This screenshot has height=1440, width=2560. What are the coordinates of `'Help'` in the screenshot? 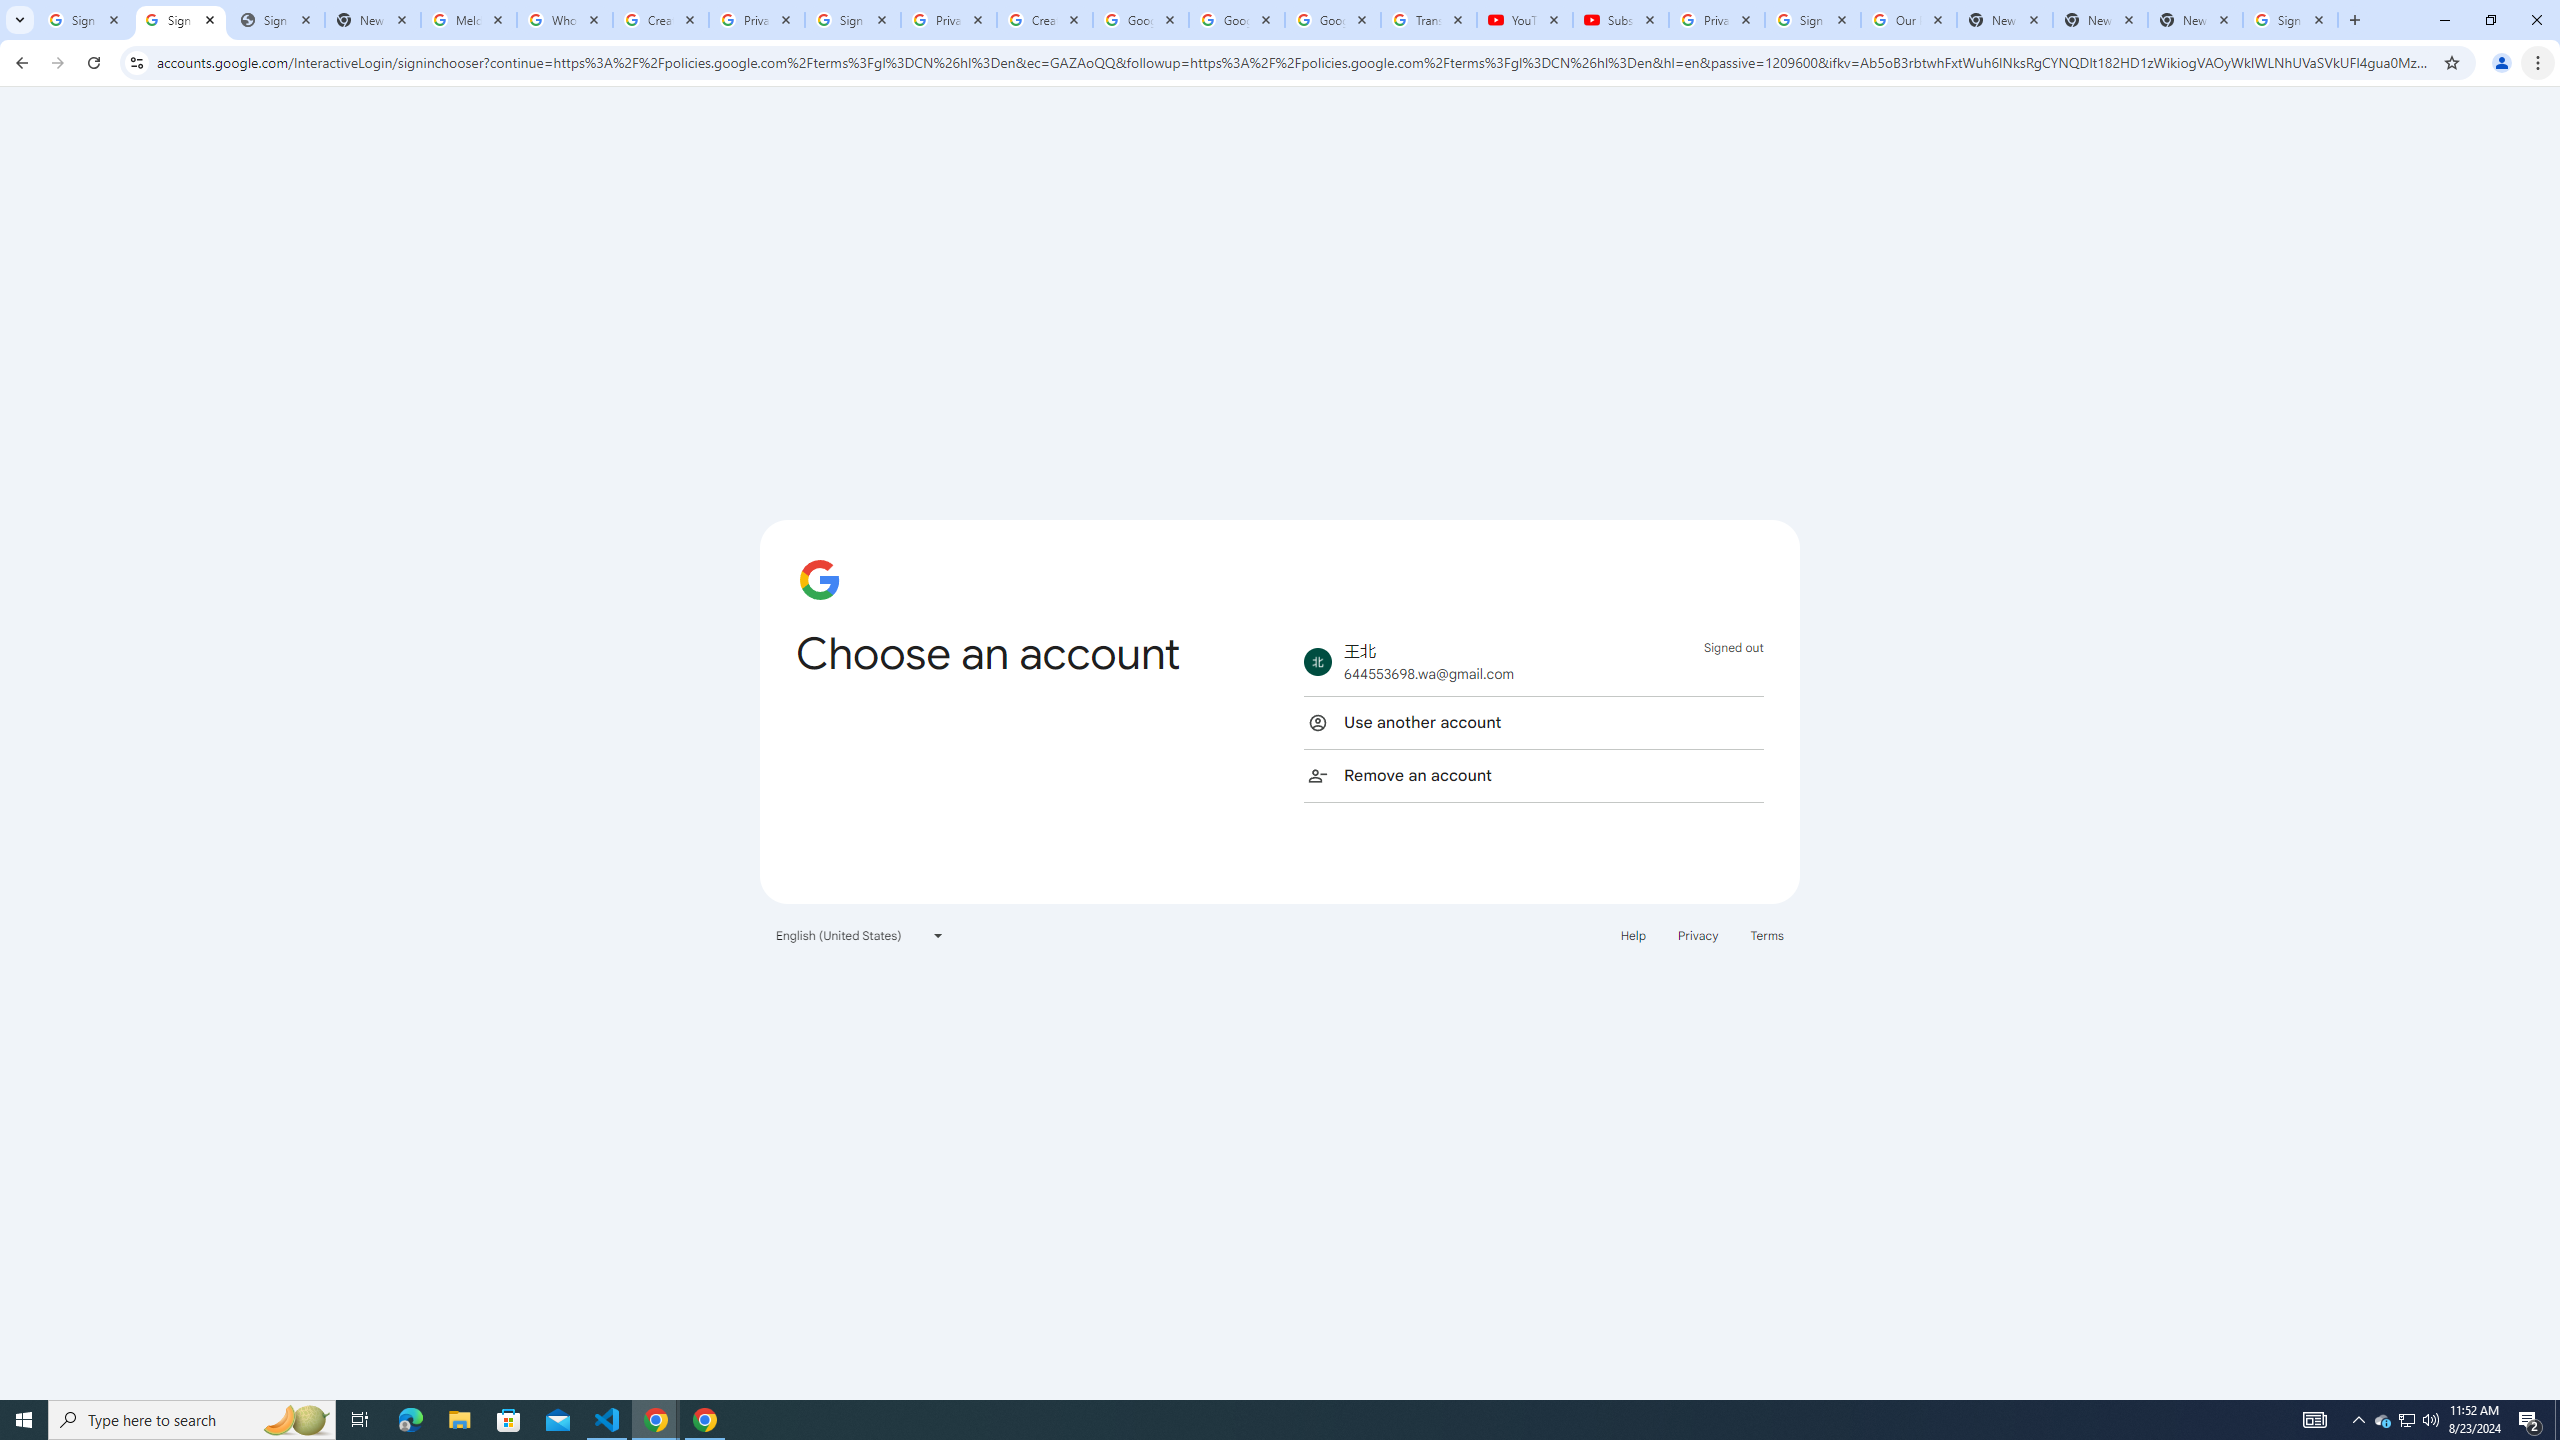 It's located at (1632, 934).